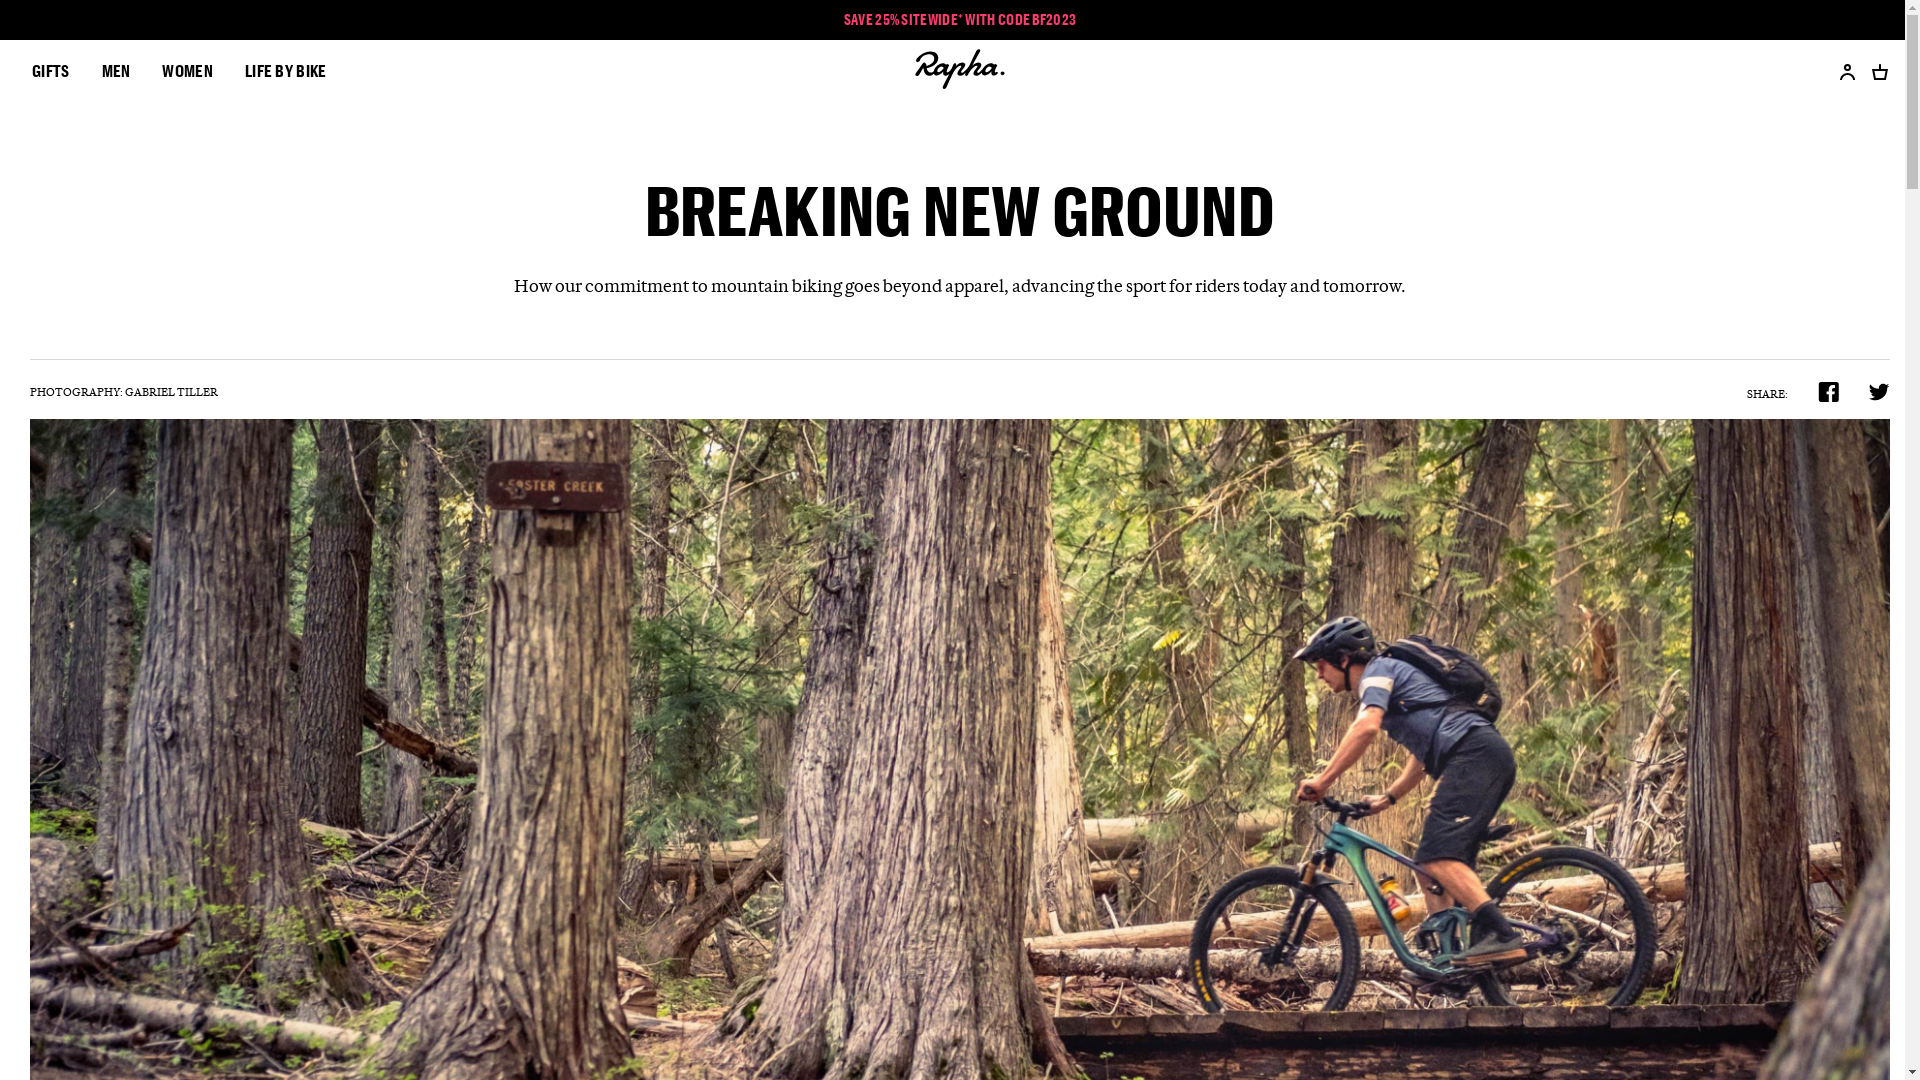  Describe the element at coordinates (1839, 71) in the screenshot. I see `'Account'` at that location.